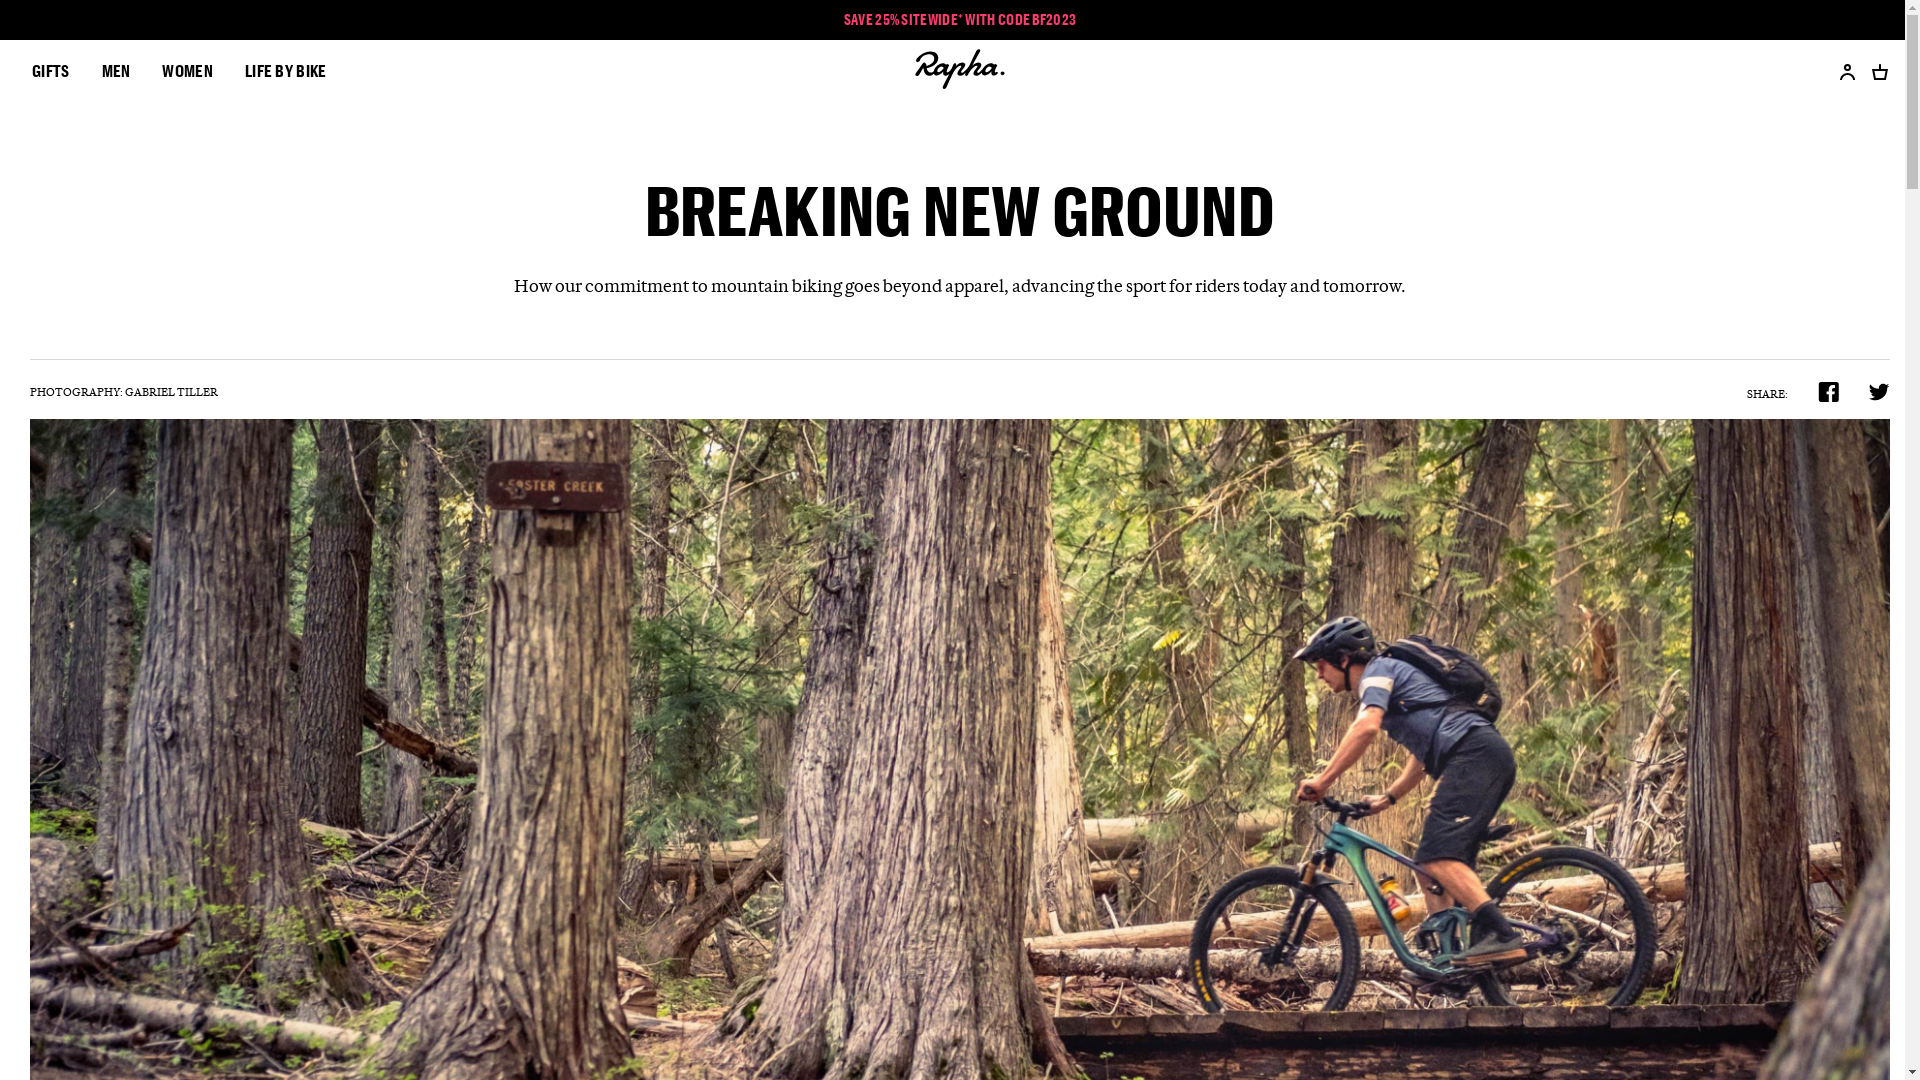  Describe the element at coordinates (1839, 71) in the screenshot. I see `'Account'` at that location.